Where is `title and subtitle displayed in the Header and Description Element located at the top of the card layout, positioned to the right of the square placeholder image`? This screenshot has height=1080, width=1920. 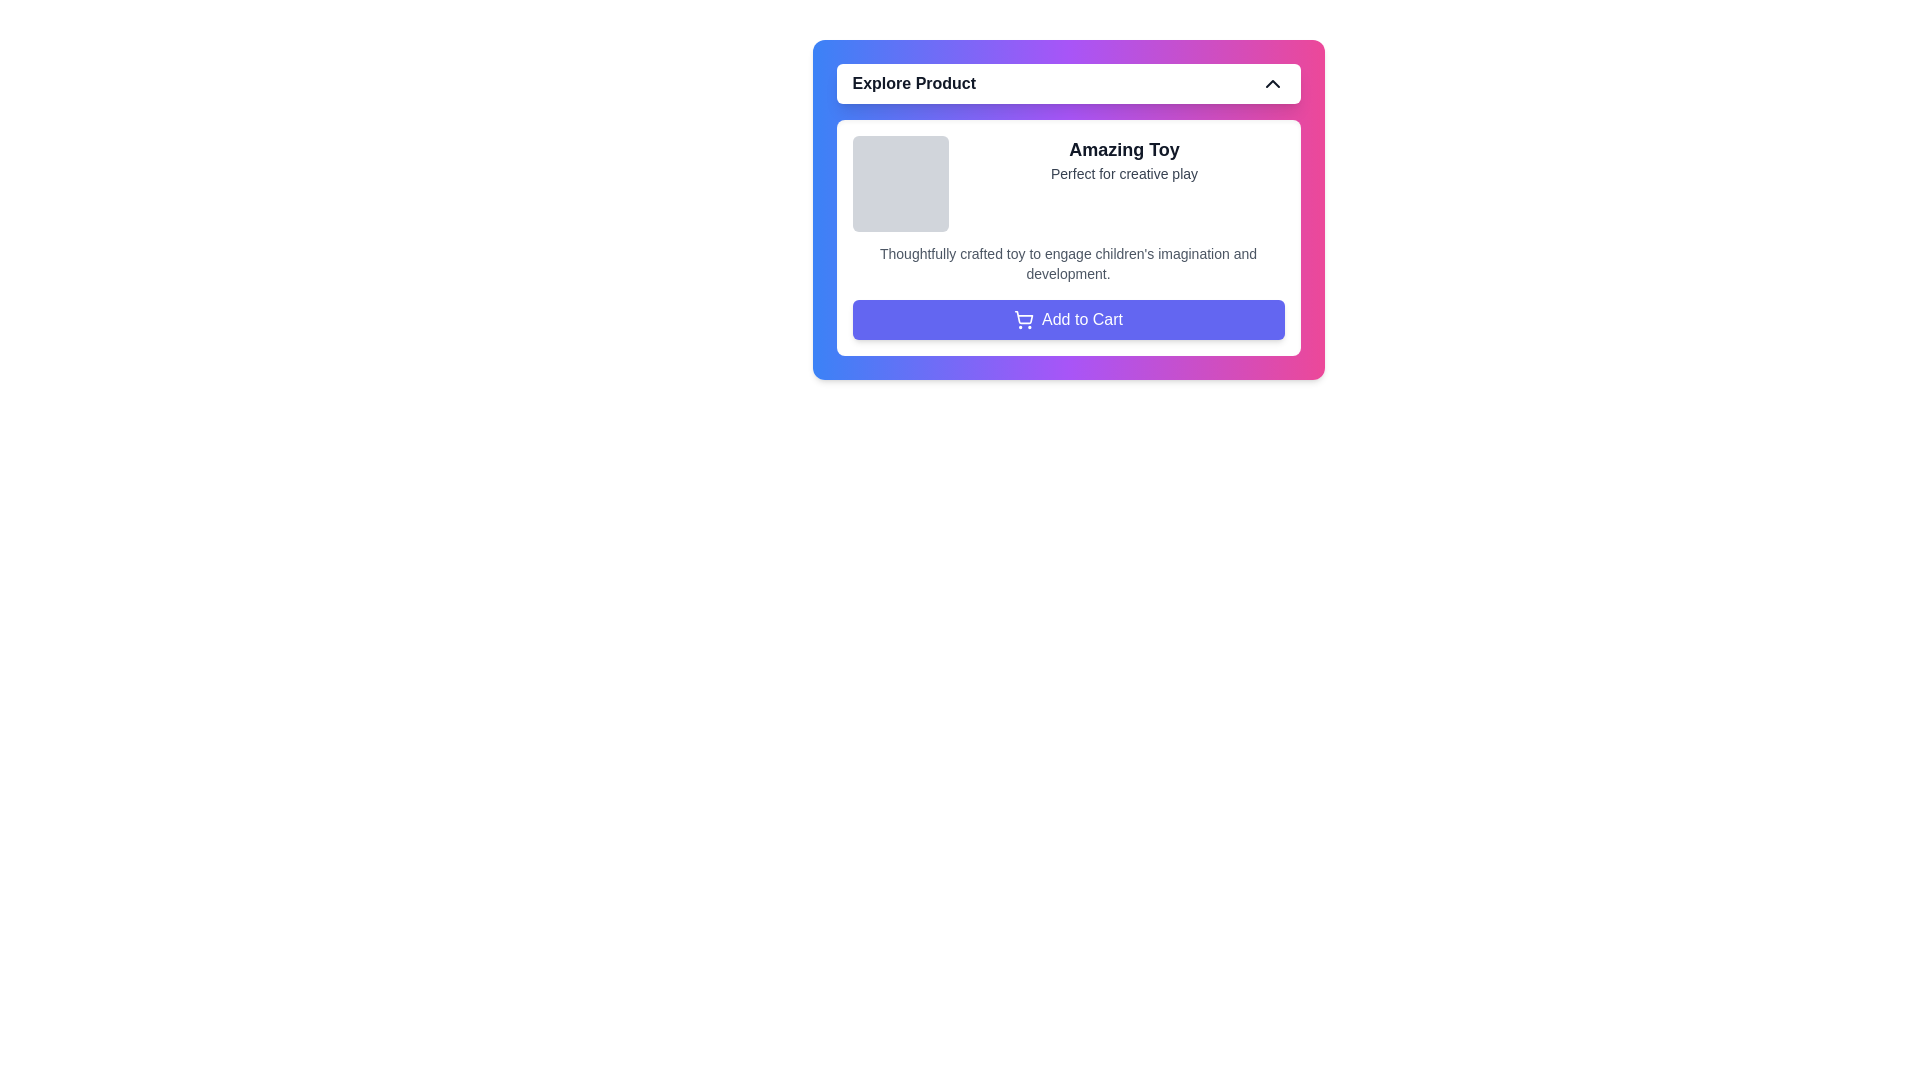
title and subtitle displayed in the Header and Description Element located at the top of the card layout, positioned to the right of the square placeholder image is located at coordinates (1067, 184).